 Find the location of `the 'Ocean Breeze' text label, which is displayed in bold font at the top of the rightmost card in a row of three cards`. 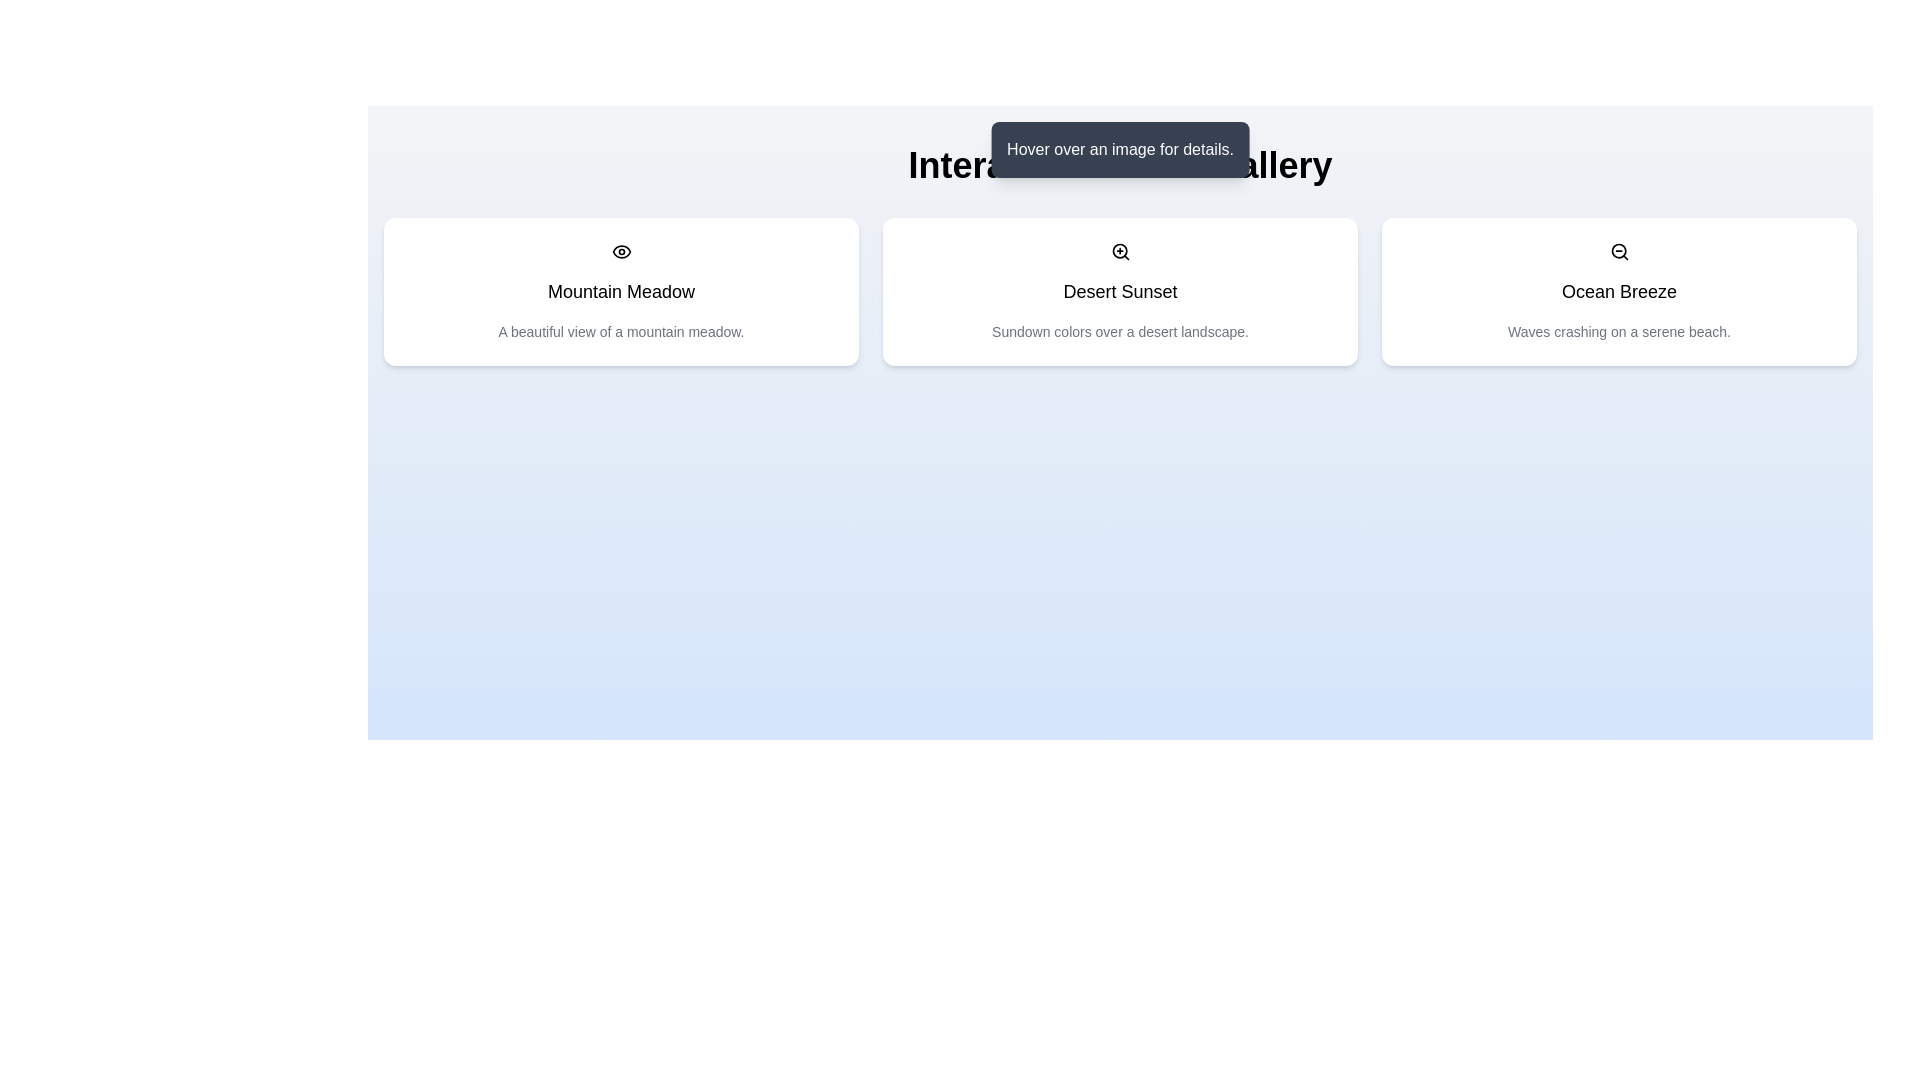

the 'Ocean Breeze' text label, which is displayed in bold font at the top of the rightmost card in a row of three cards is located at coordinates (1619, 292).